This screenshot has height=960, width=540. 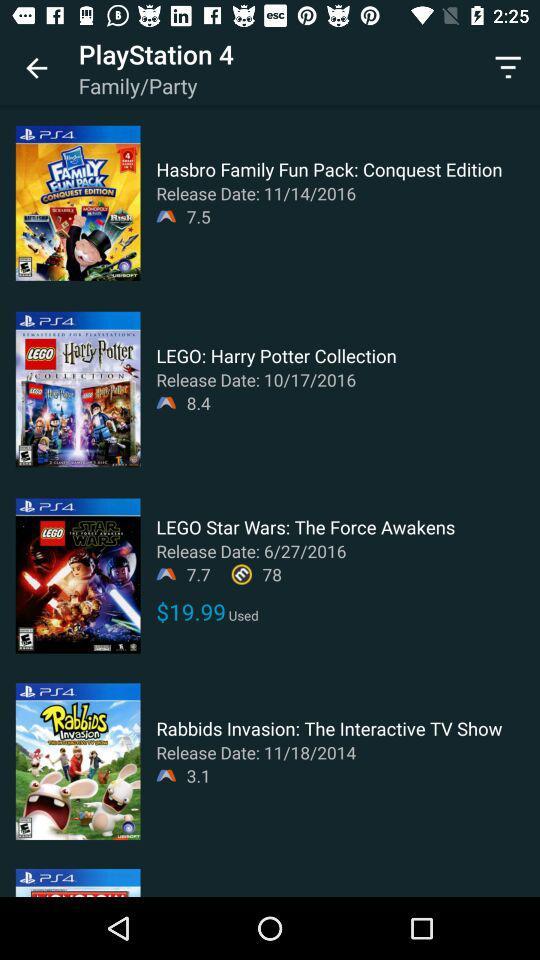 I want to click on app next to playstation 4 icon, so click(x=36, y=68).